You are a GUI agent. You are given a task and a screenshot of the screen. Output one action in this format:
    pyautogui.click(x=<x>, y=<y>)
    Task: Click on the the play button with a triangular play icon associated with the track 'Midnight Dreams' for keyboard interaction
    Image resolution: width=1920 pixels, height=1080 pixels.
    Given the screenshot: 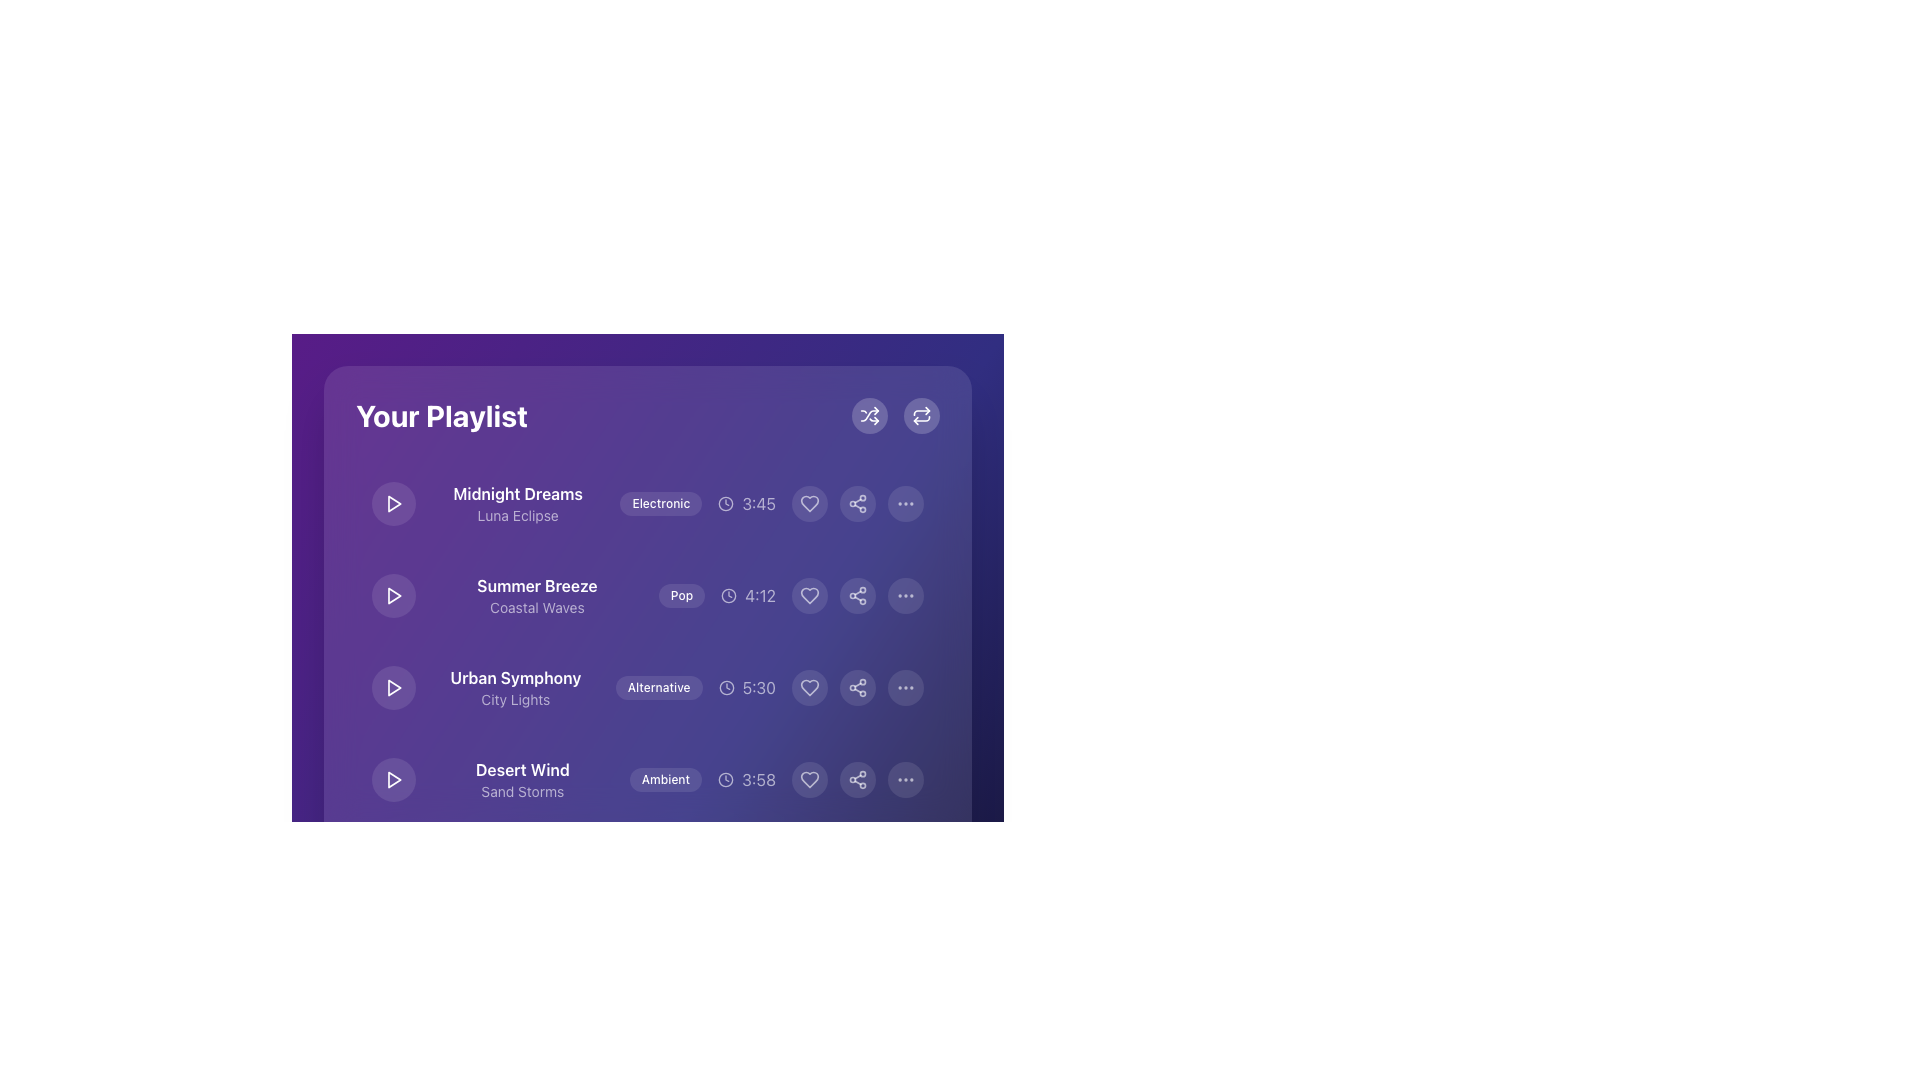 What is the action you would take?
    pyautogui.click(x=394, y=503)
    